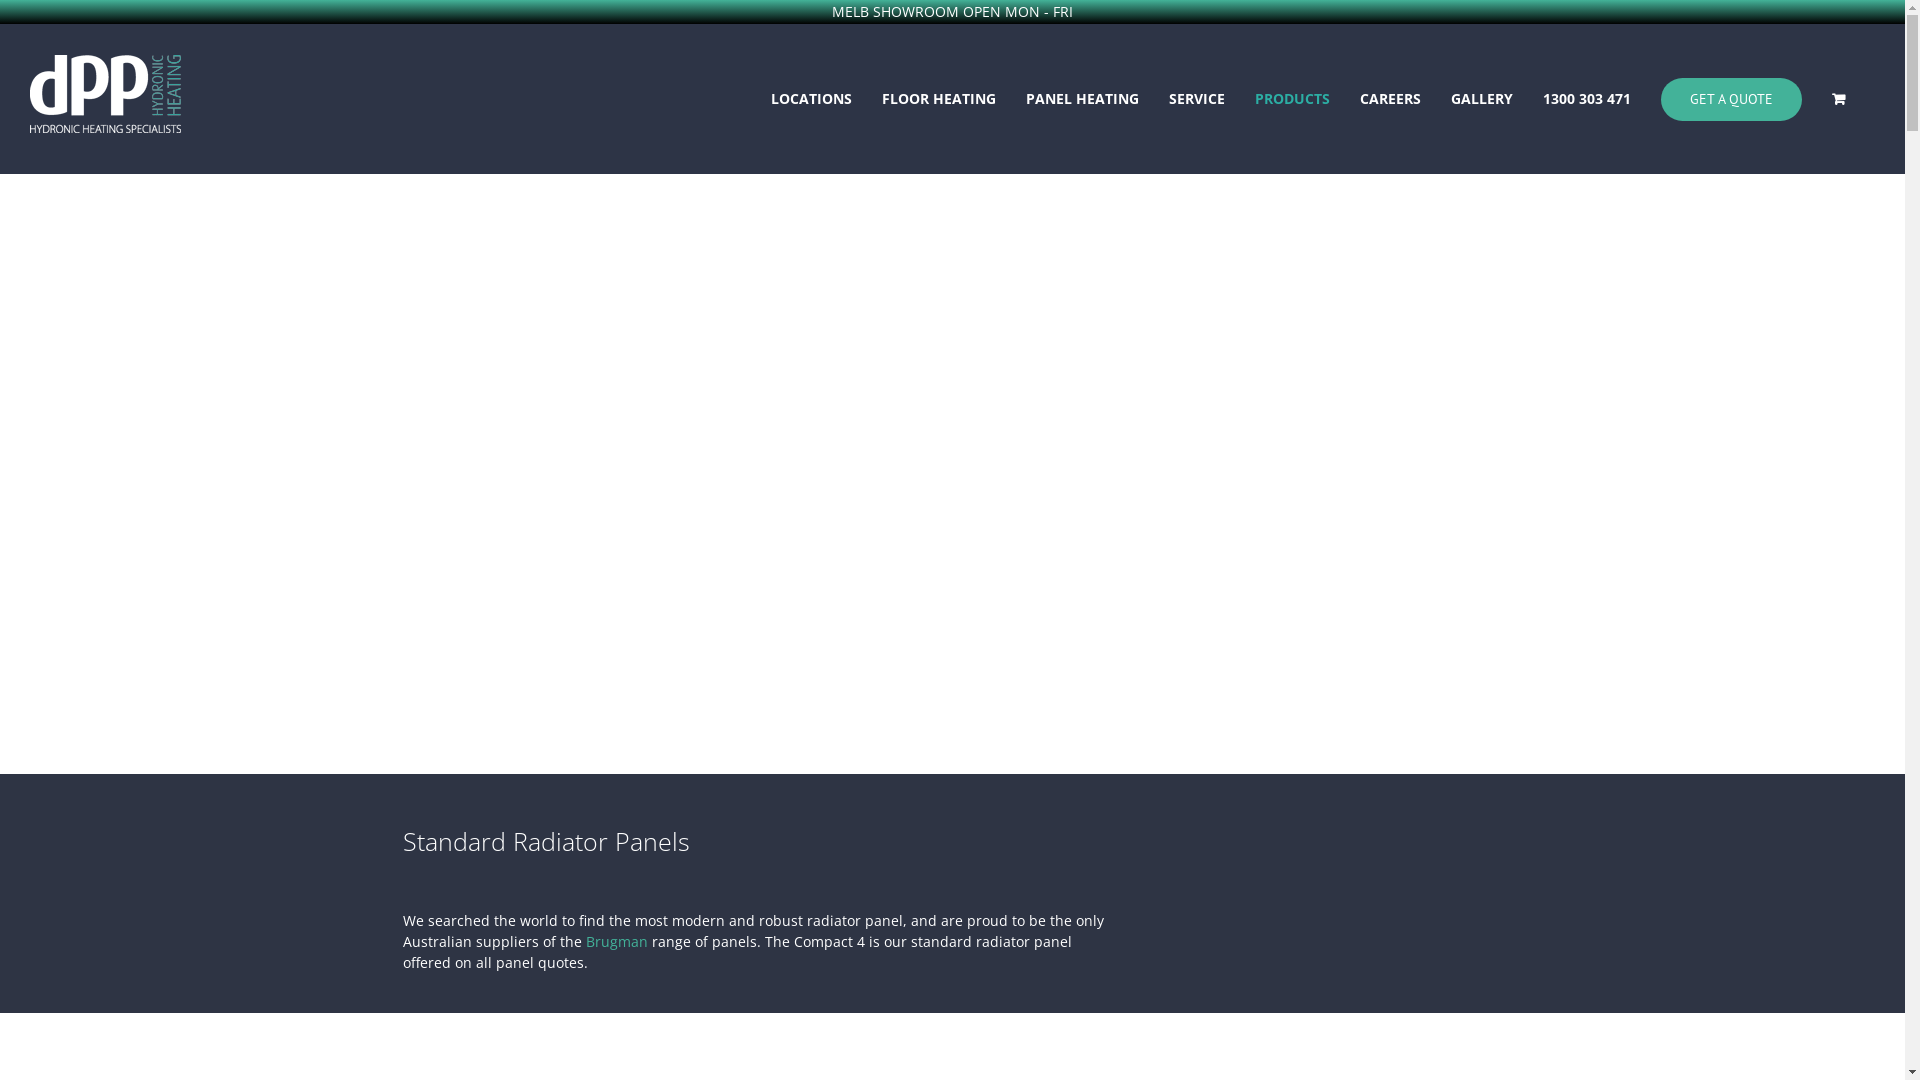  I want to click on 'PANEL HEATING', so click(1081, 99).